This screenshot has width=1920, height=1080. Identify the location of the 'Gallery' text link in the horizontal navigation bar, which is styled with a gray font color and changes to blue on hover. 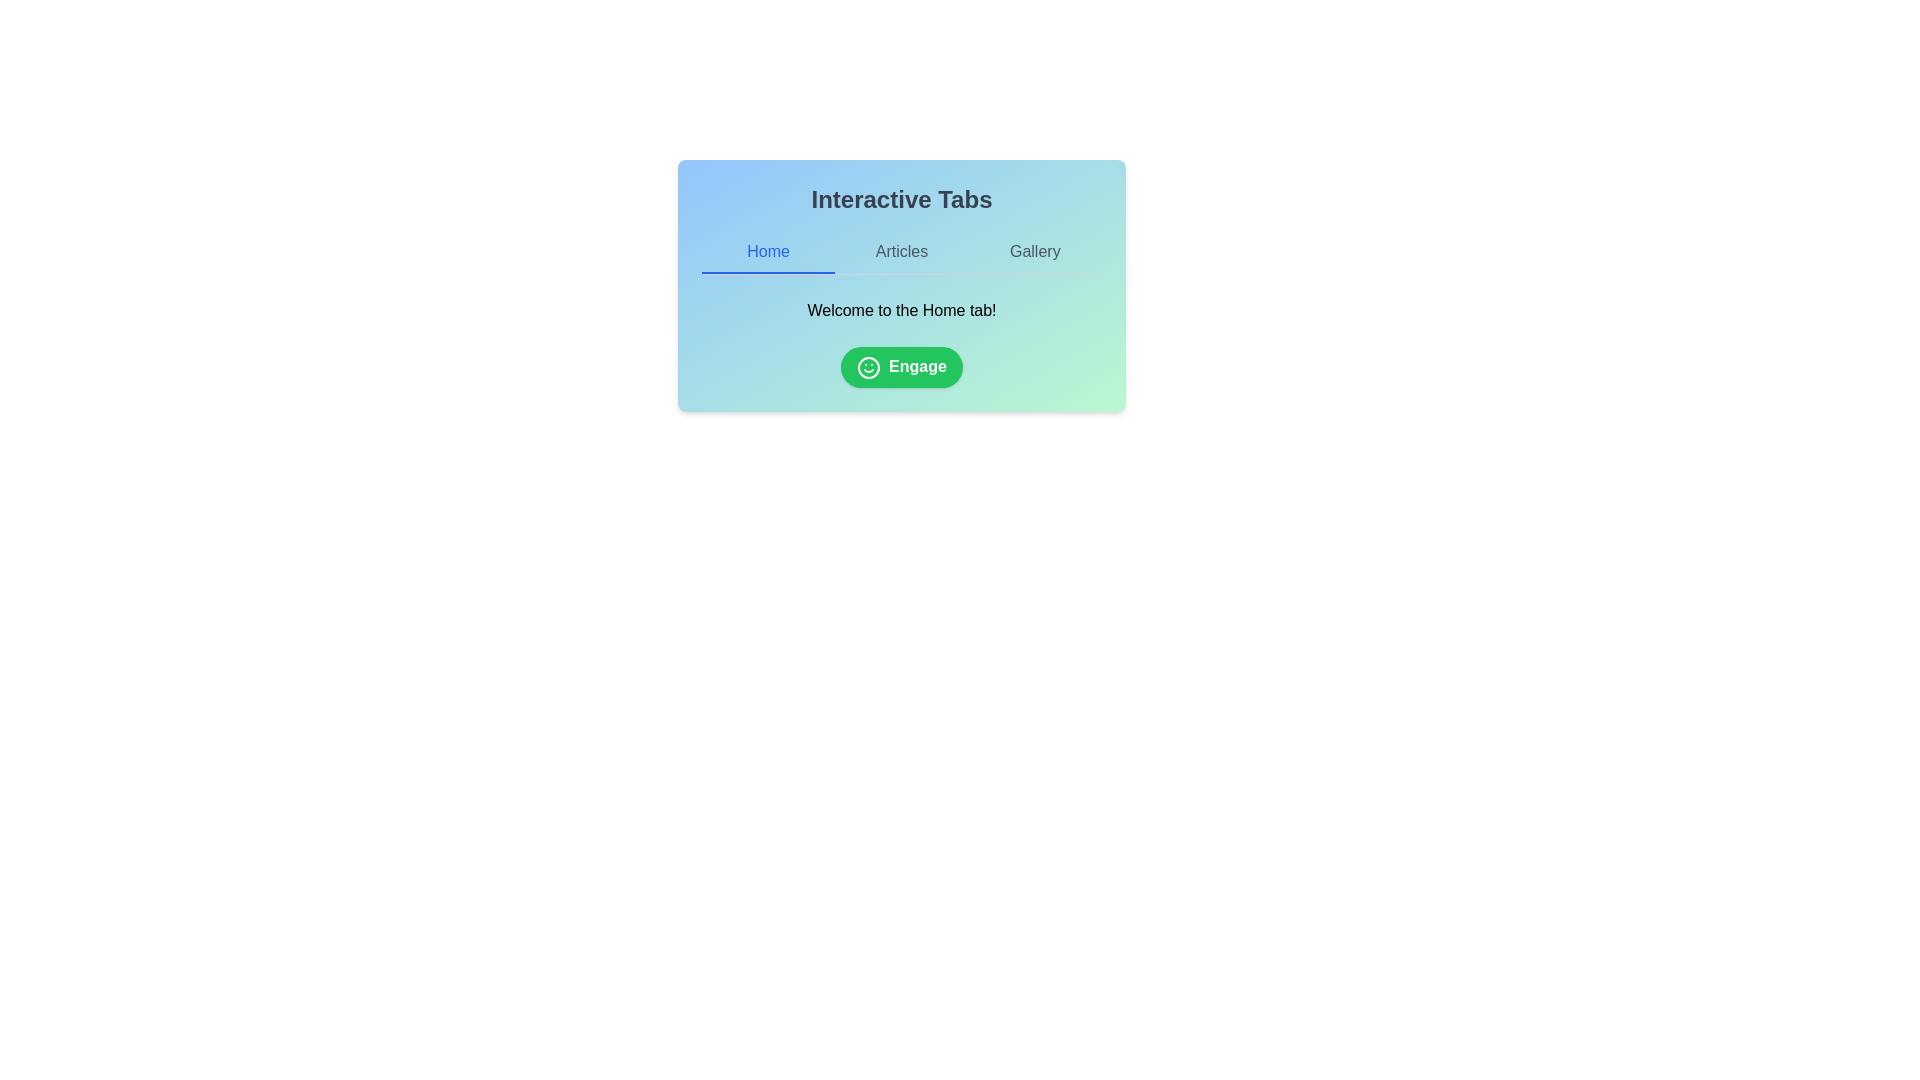
(1035, 252).